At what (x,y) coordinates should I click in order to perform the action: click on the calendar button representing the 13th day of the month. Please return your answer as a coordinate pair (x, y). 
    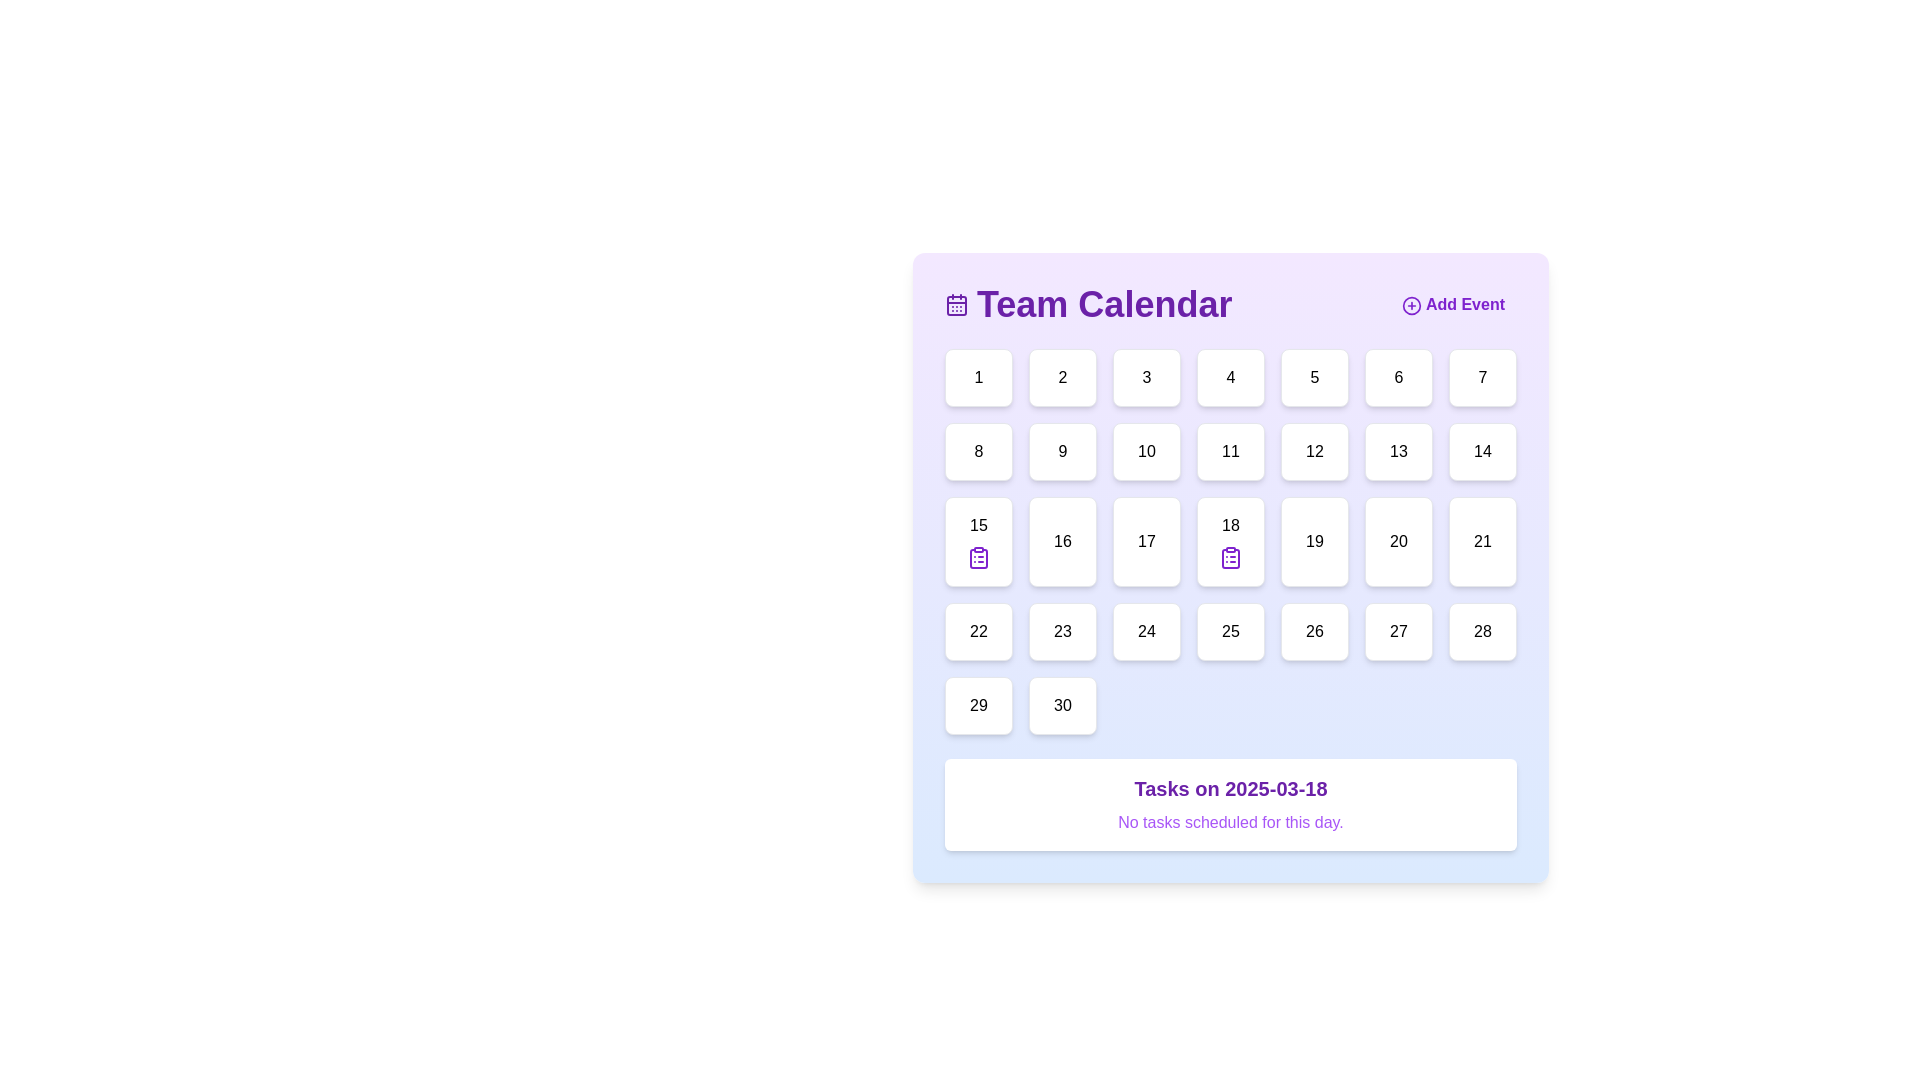
    Looking at the image, I should click on (1397, 451).